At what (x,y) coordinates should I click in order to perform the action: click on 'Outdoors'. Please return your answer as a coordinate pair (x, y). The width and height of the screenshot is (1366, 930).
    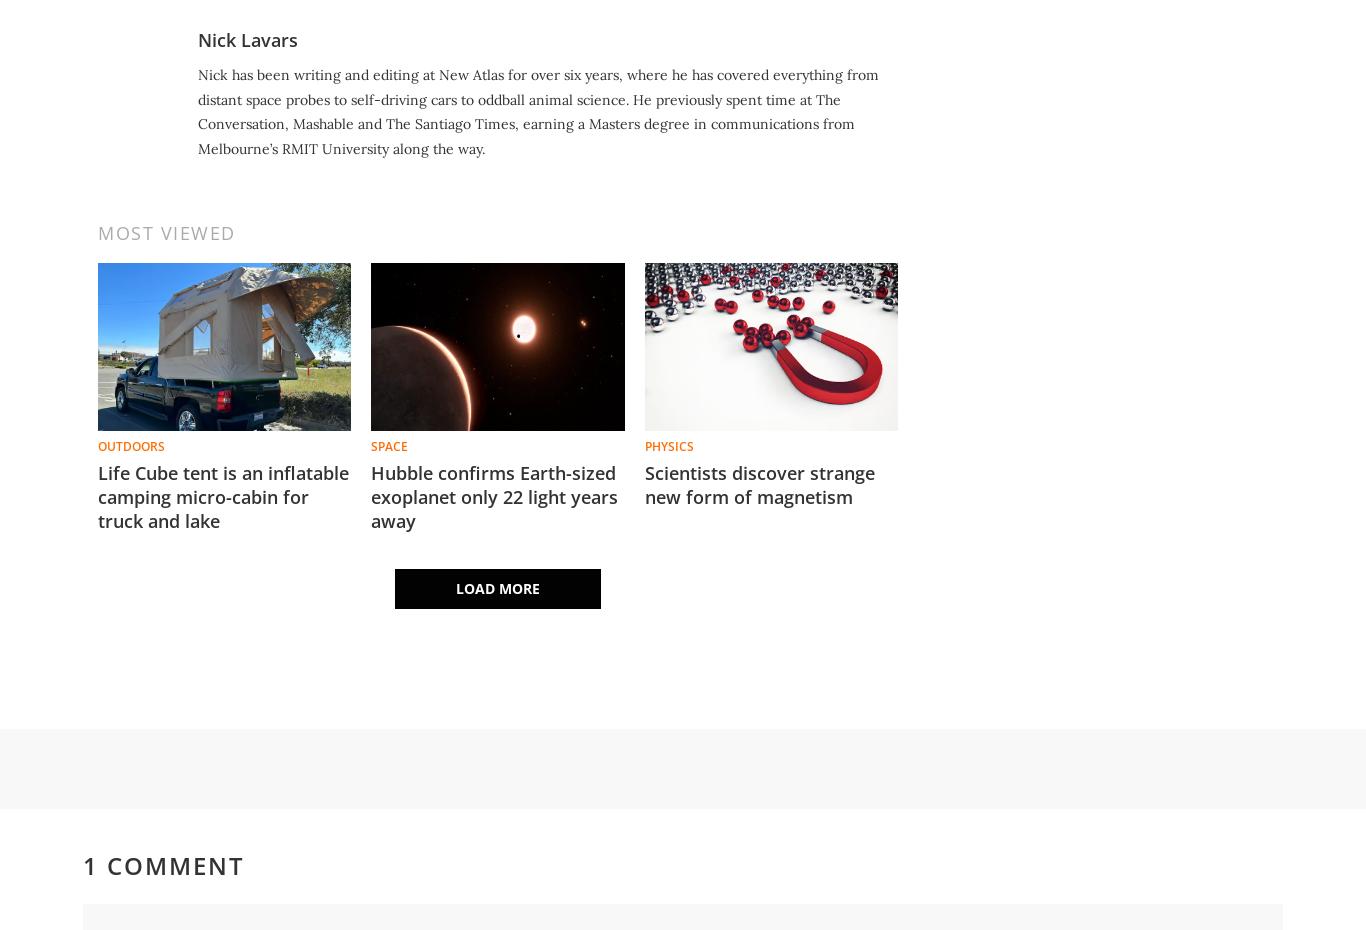
    Looking at the image, I should click on (97, 446).